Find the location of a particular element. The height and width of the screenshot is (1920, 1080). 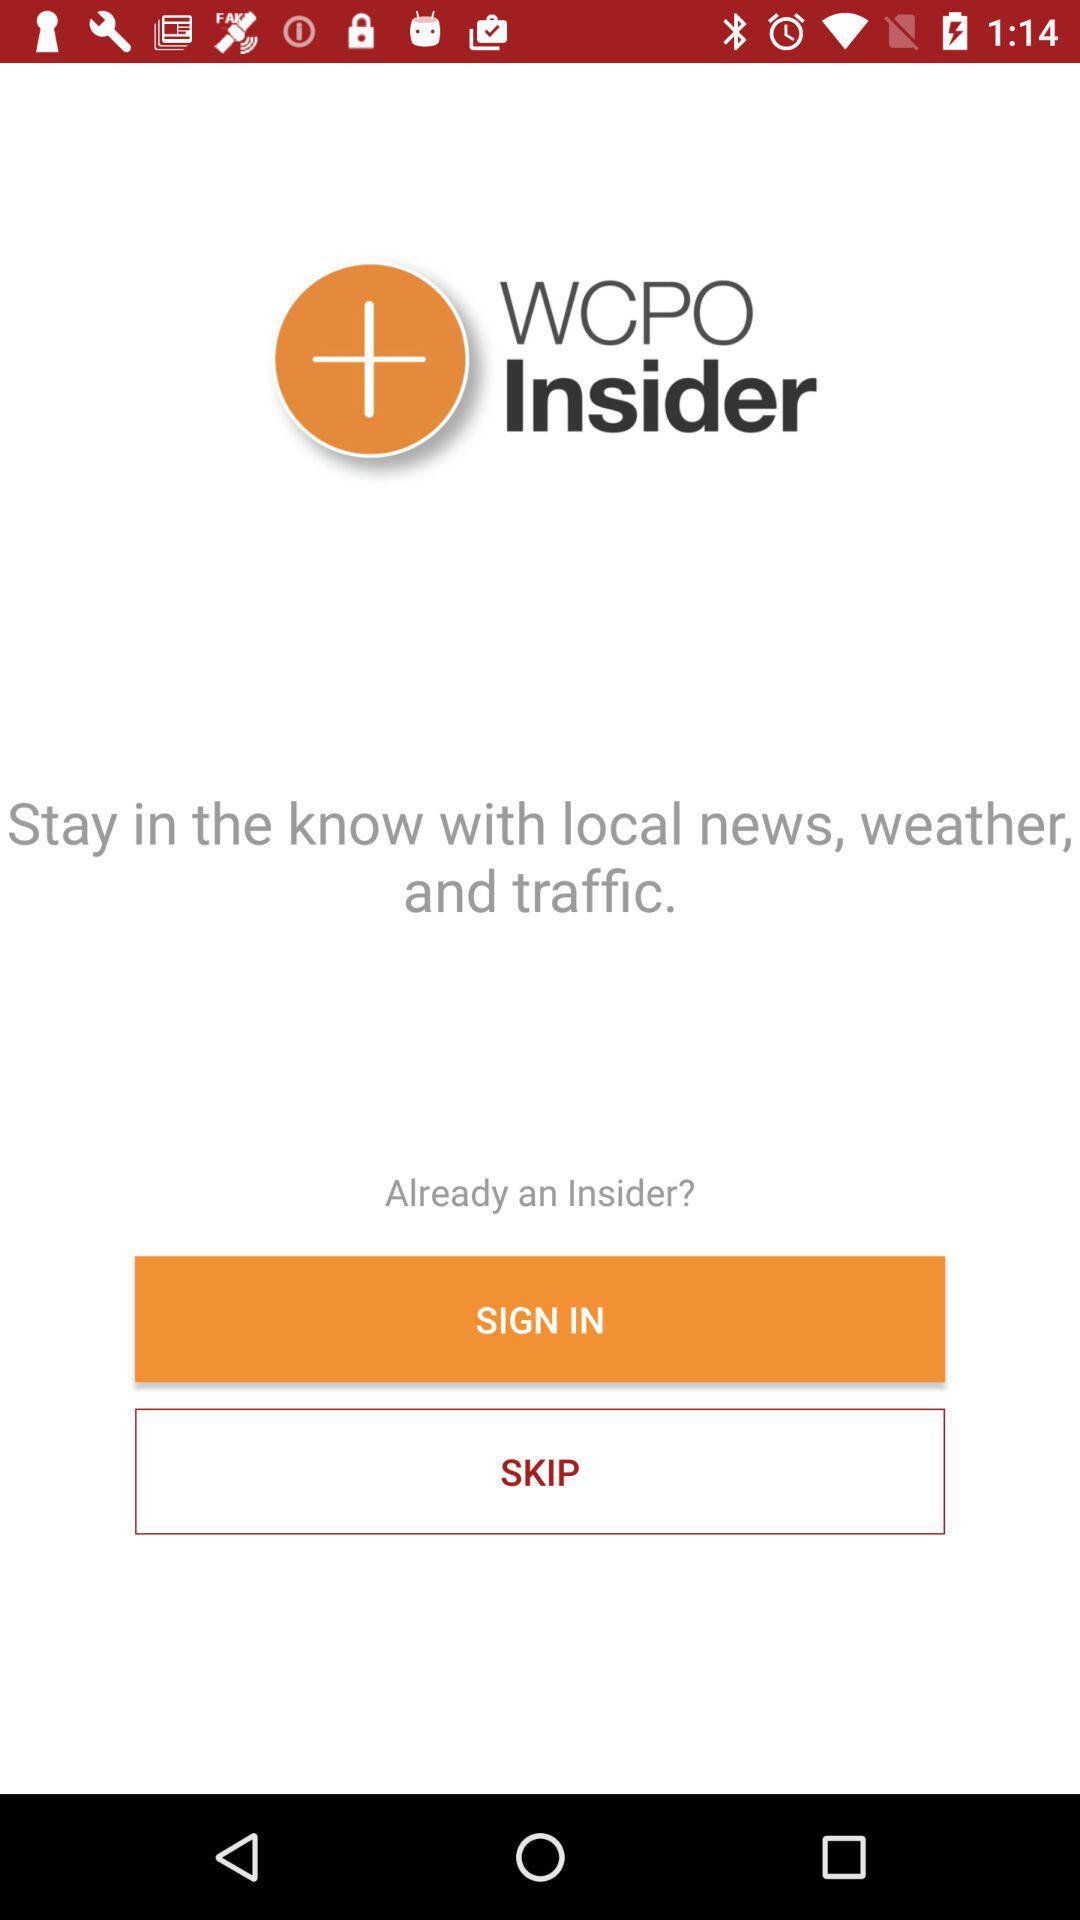

skip icon is located at coordinates (540, 1471).